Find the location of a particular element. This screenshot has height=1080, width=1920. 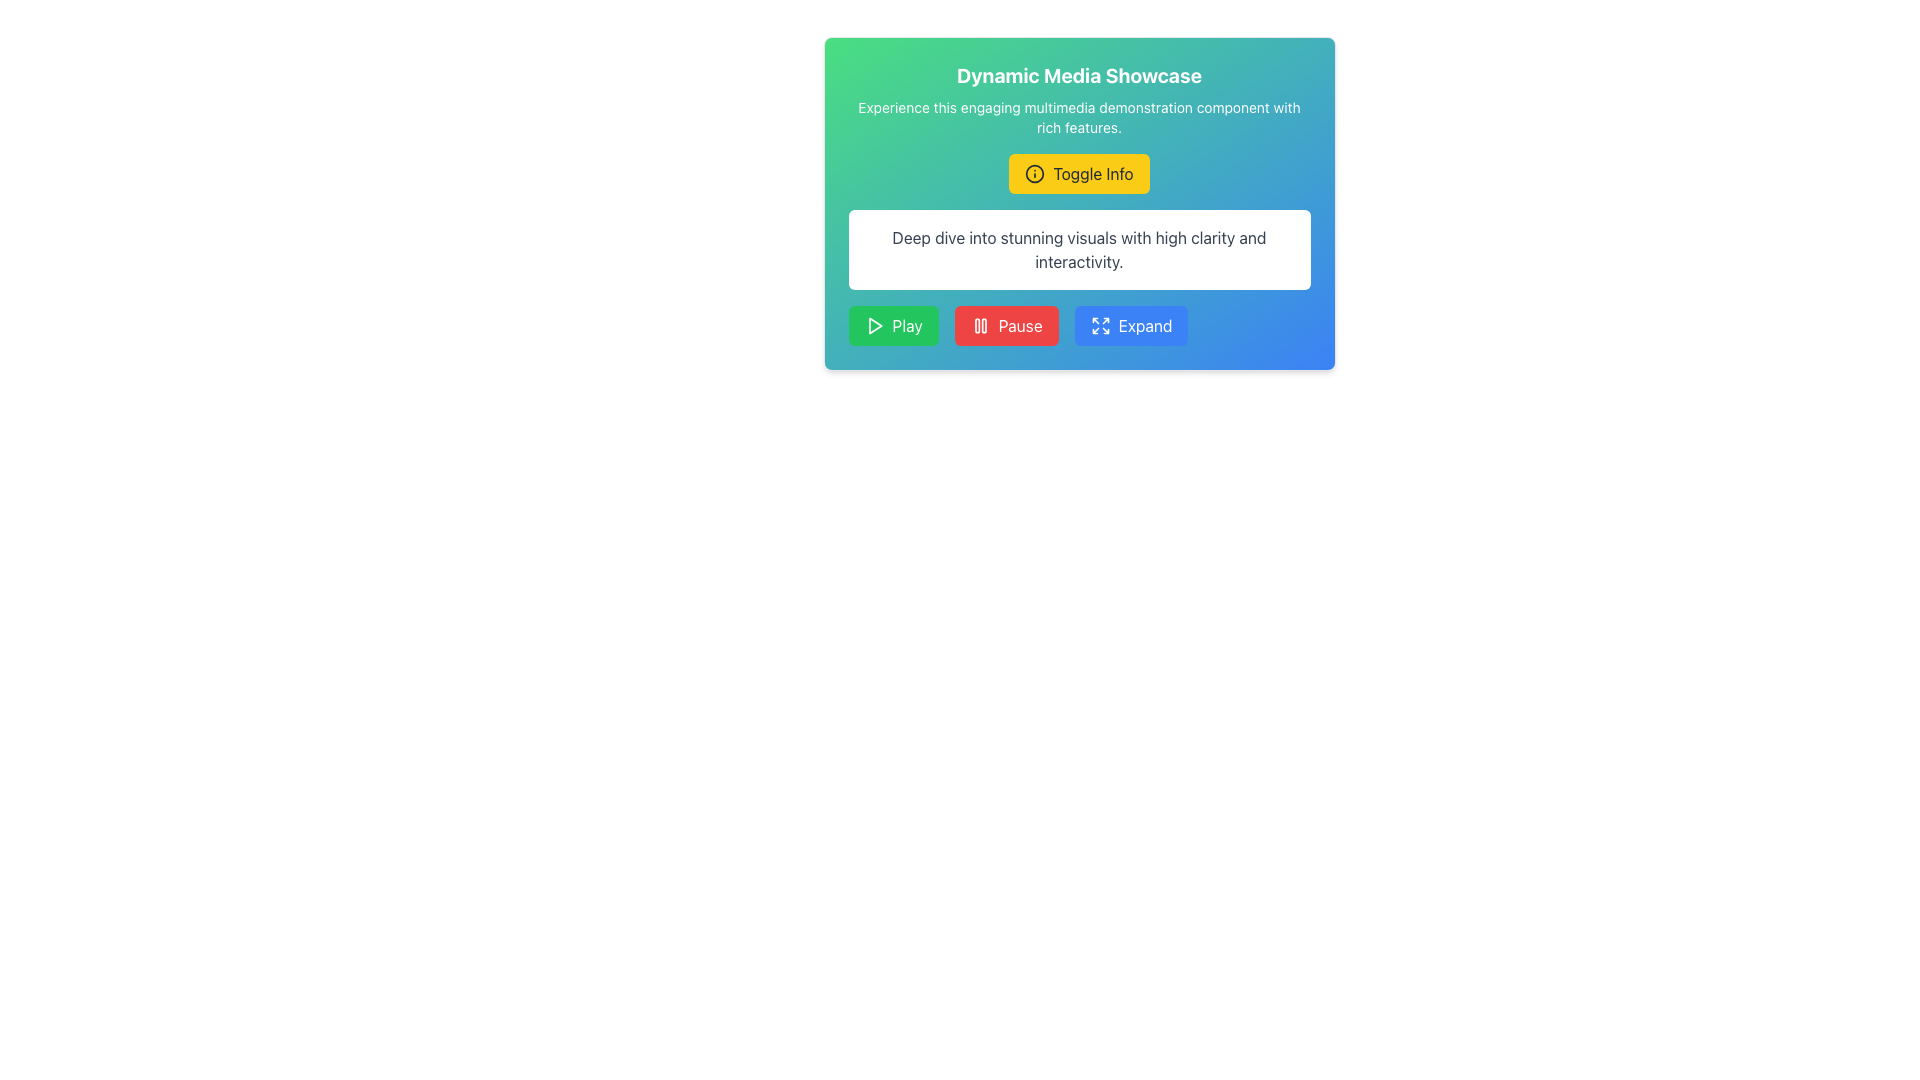

the small square button with a blue background and a white icon of four arrows pointing outward, which represents the expand action, located at the bottom of the card component is located at coordinates (1099, 325).